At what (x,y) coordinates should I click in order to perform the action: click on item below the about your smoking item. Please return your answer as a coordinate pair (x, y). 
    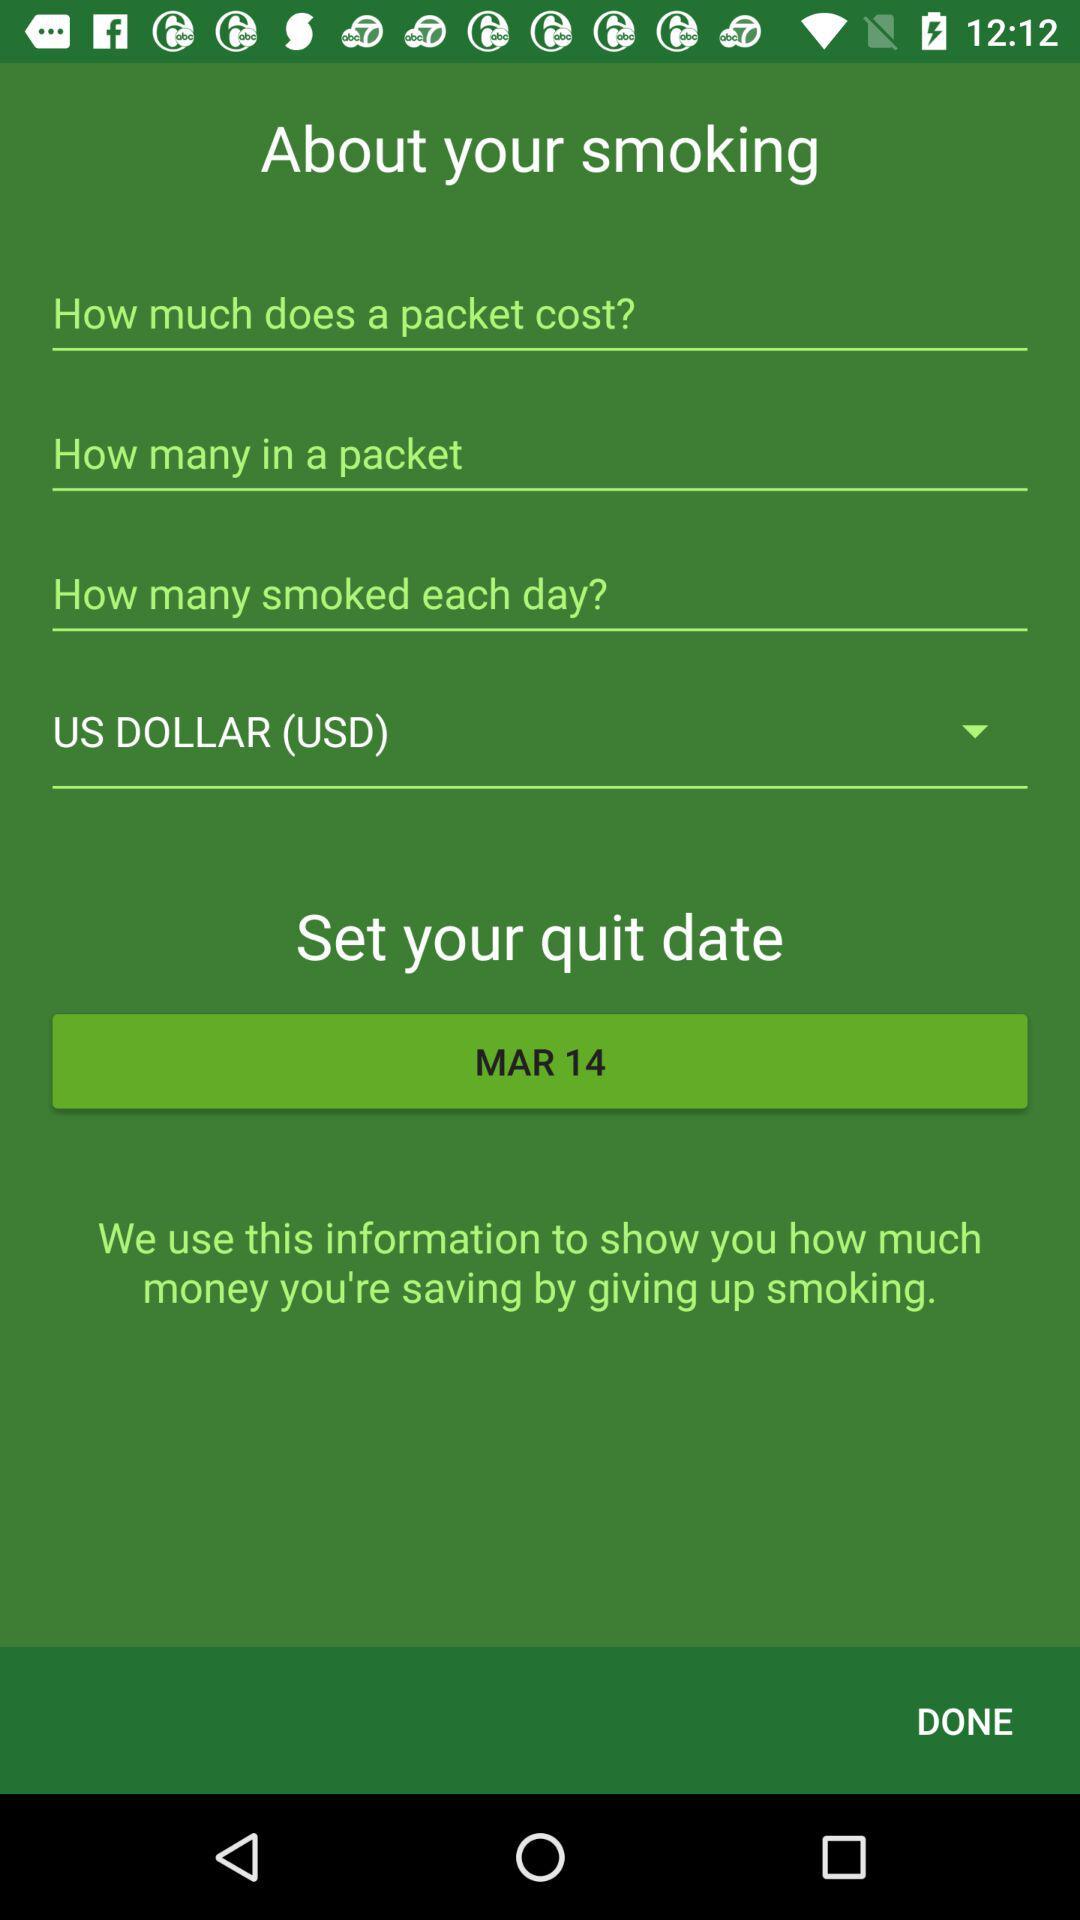
    Looking at the image, I should click on (540, 314).